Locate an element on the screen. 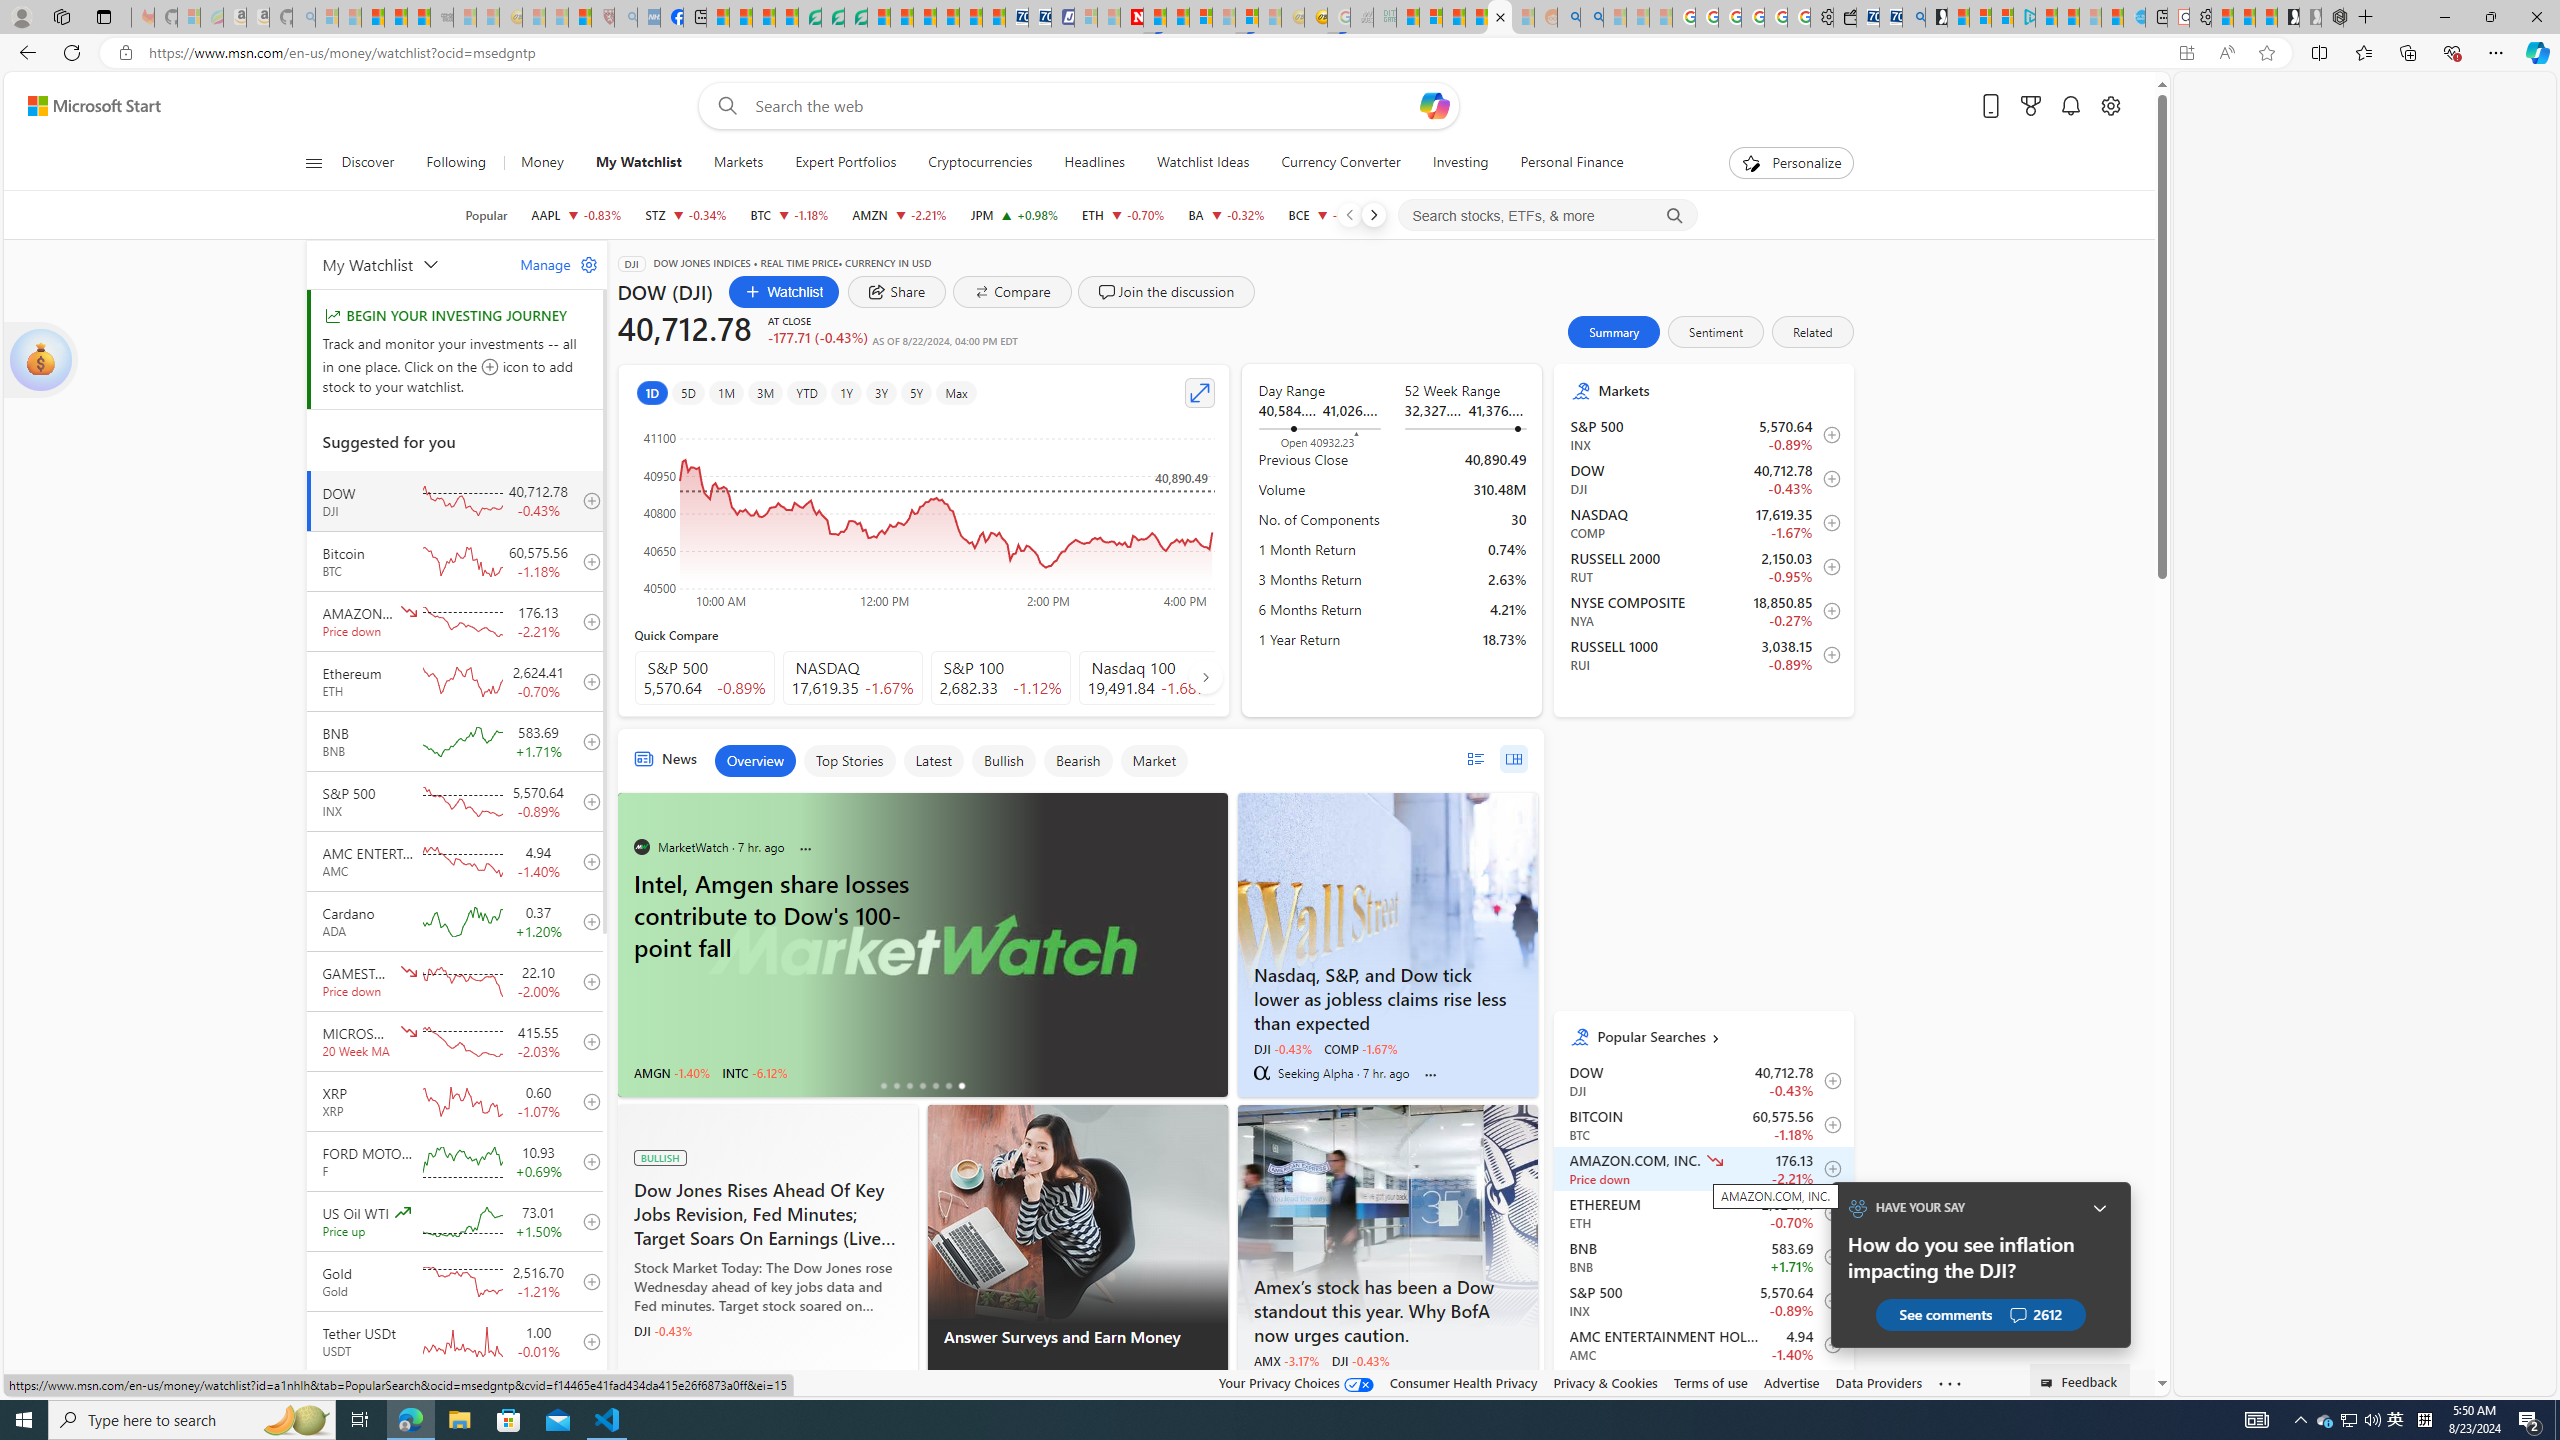 The height and width of the screenshot is (1440, 2560). 'Watchlist Ideas' is located at coordinates (1202, 162).